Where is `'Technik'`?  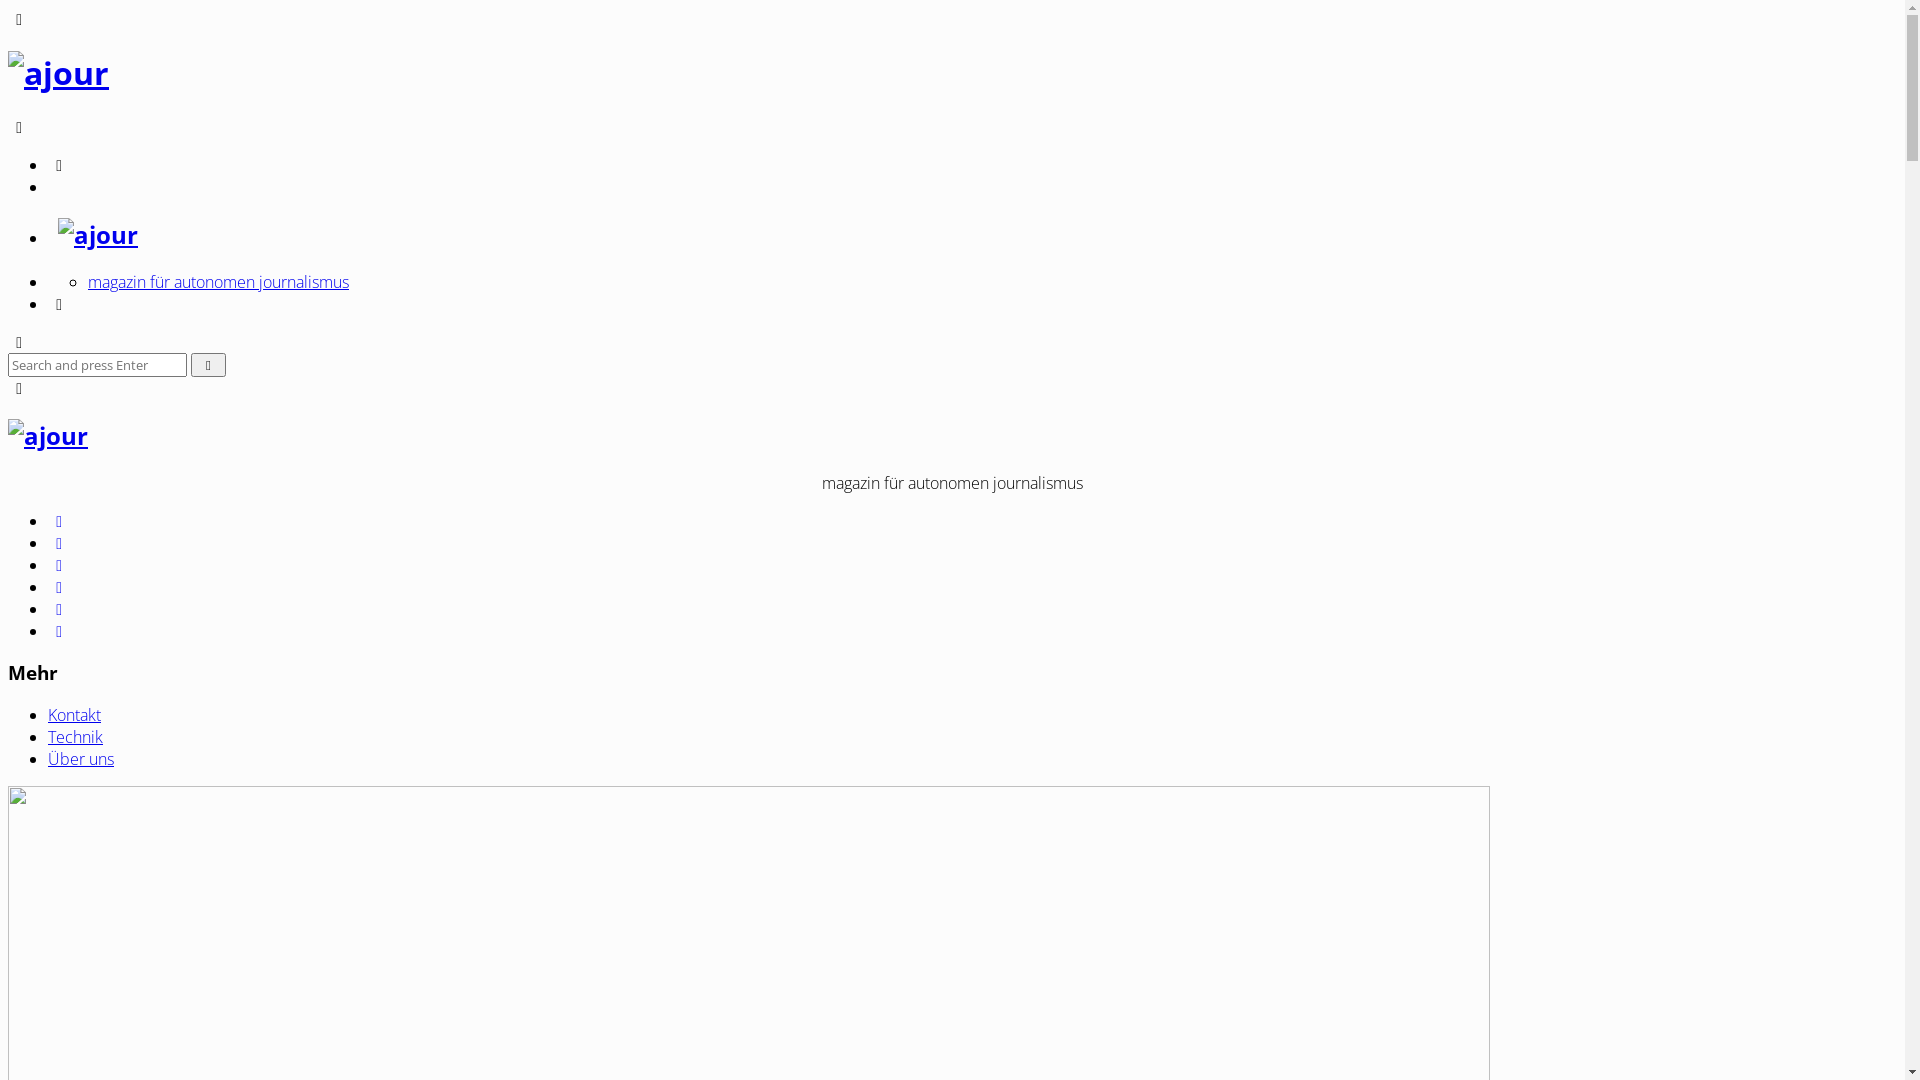 'Technik' is located at coordinates (75, 736).